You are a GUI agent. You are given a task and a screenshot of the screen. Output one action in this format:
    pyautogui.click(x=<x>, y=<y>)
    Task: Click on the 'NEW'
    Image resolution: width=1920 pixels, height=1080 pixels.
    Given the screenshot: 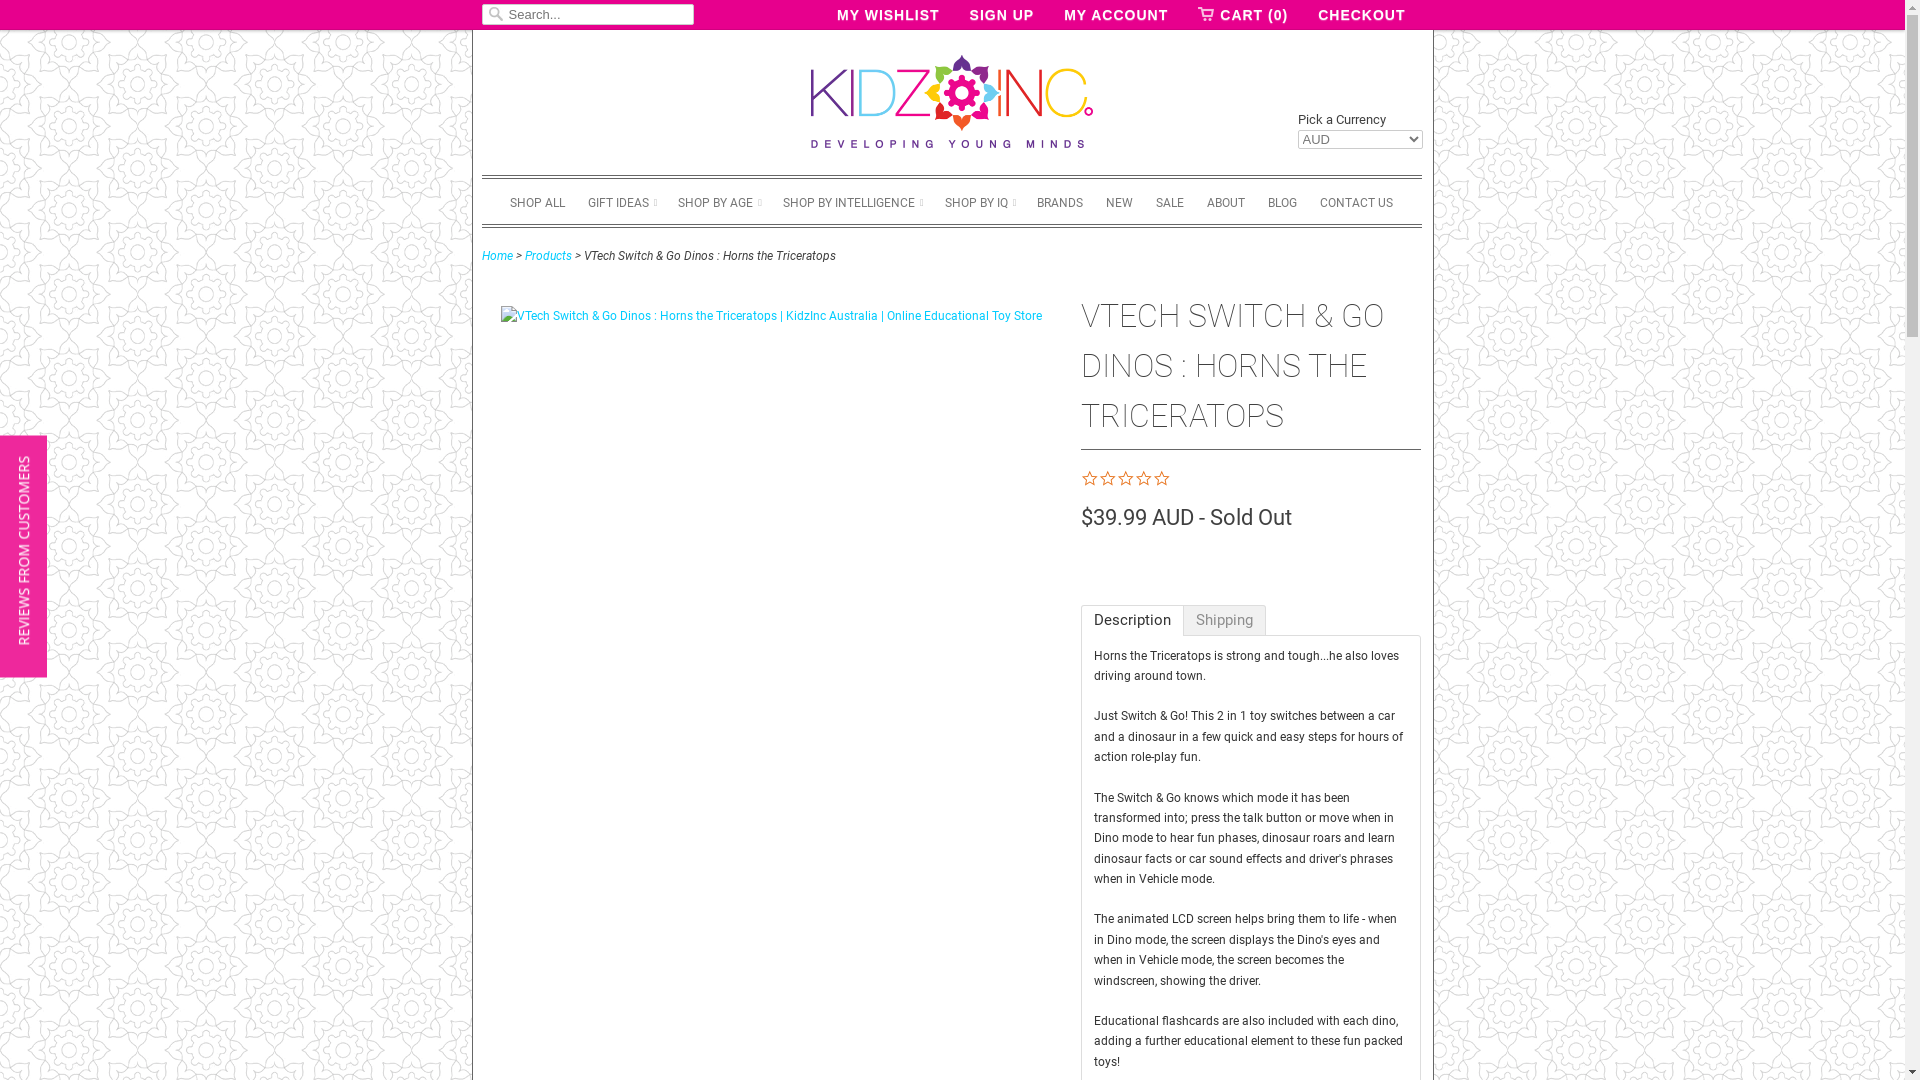 What is the action you would take?
    pyautogui.click(x=1118, y=201)
    